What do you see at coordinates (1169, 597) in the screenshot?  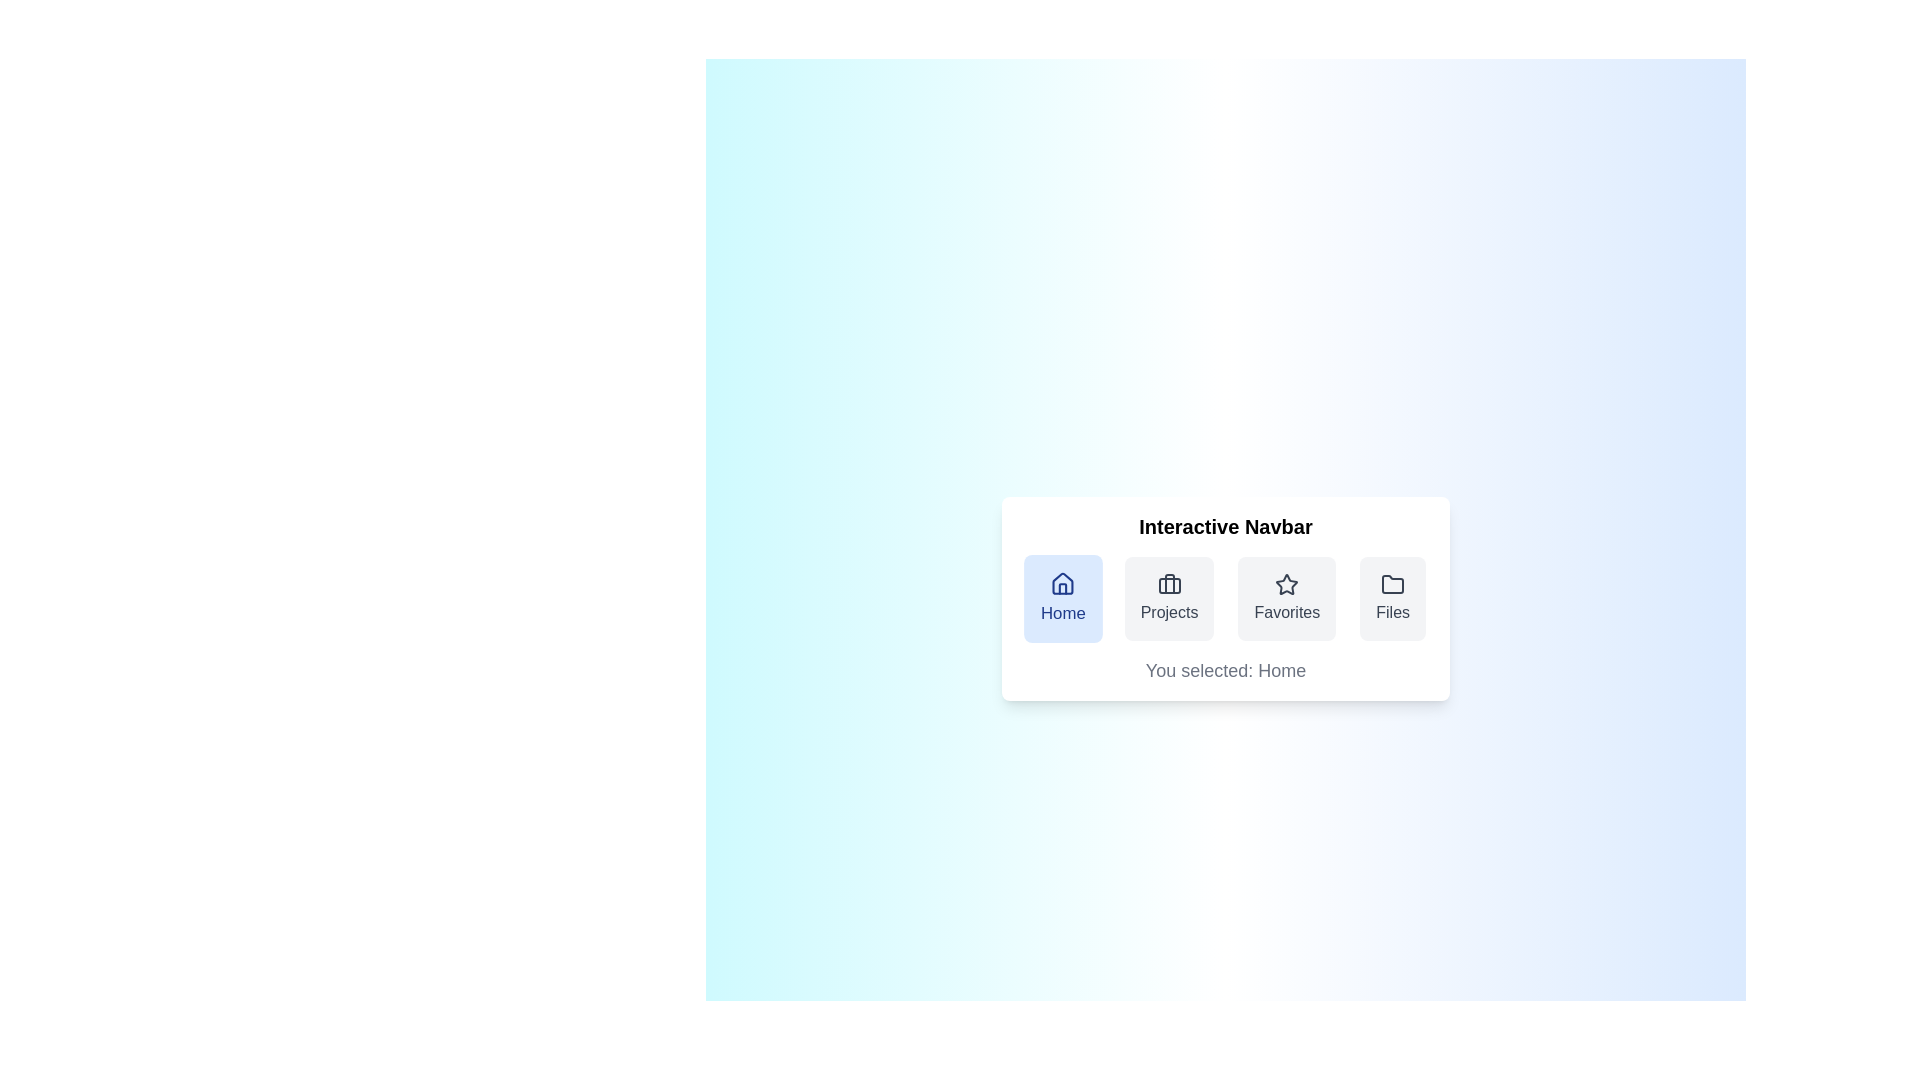 I see `the navigation item Projects to observe the visual feedback` at bounding box center [1169, 597].